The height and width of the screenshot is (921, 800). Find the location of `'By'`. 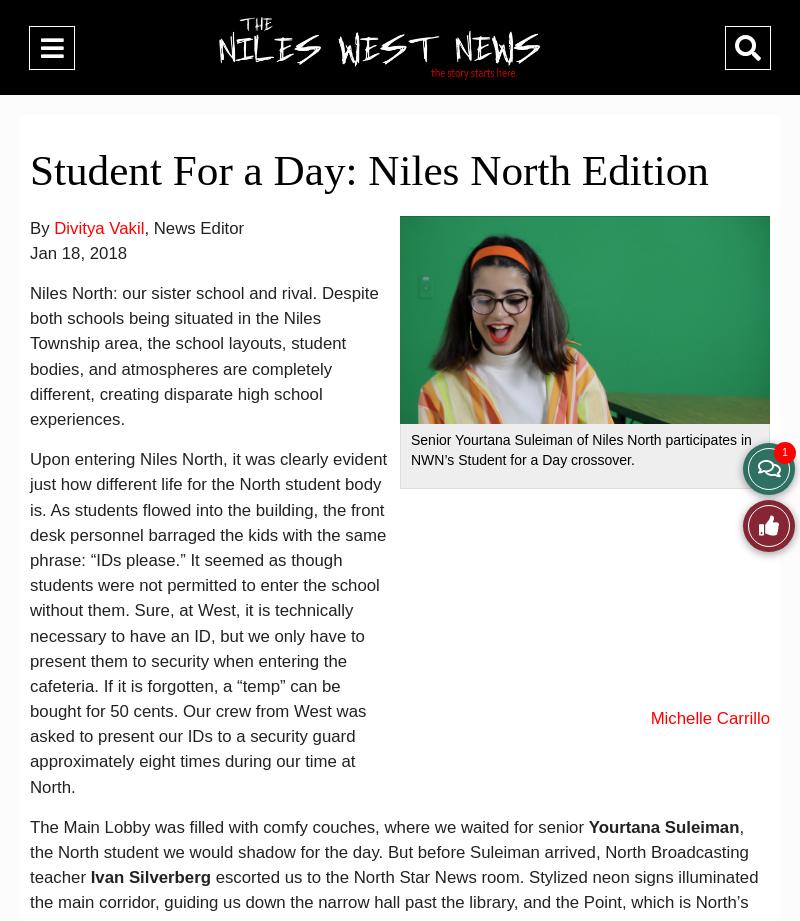

'By' is located at coordinates (41, 226).